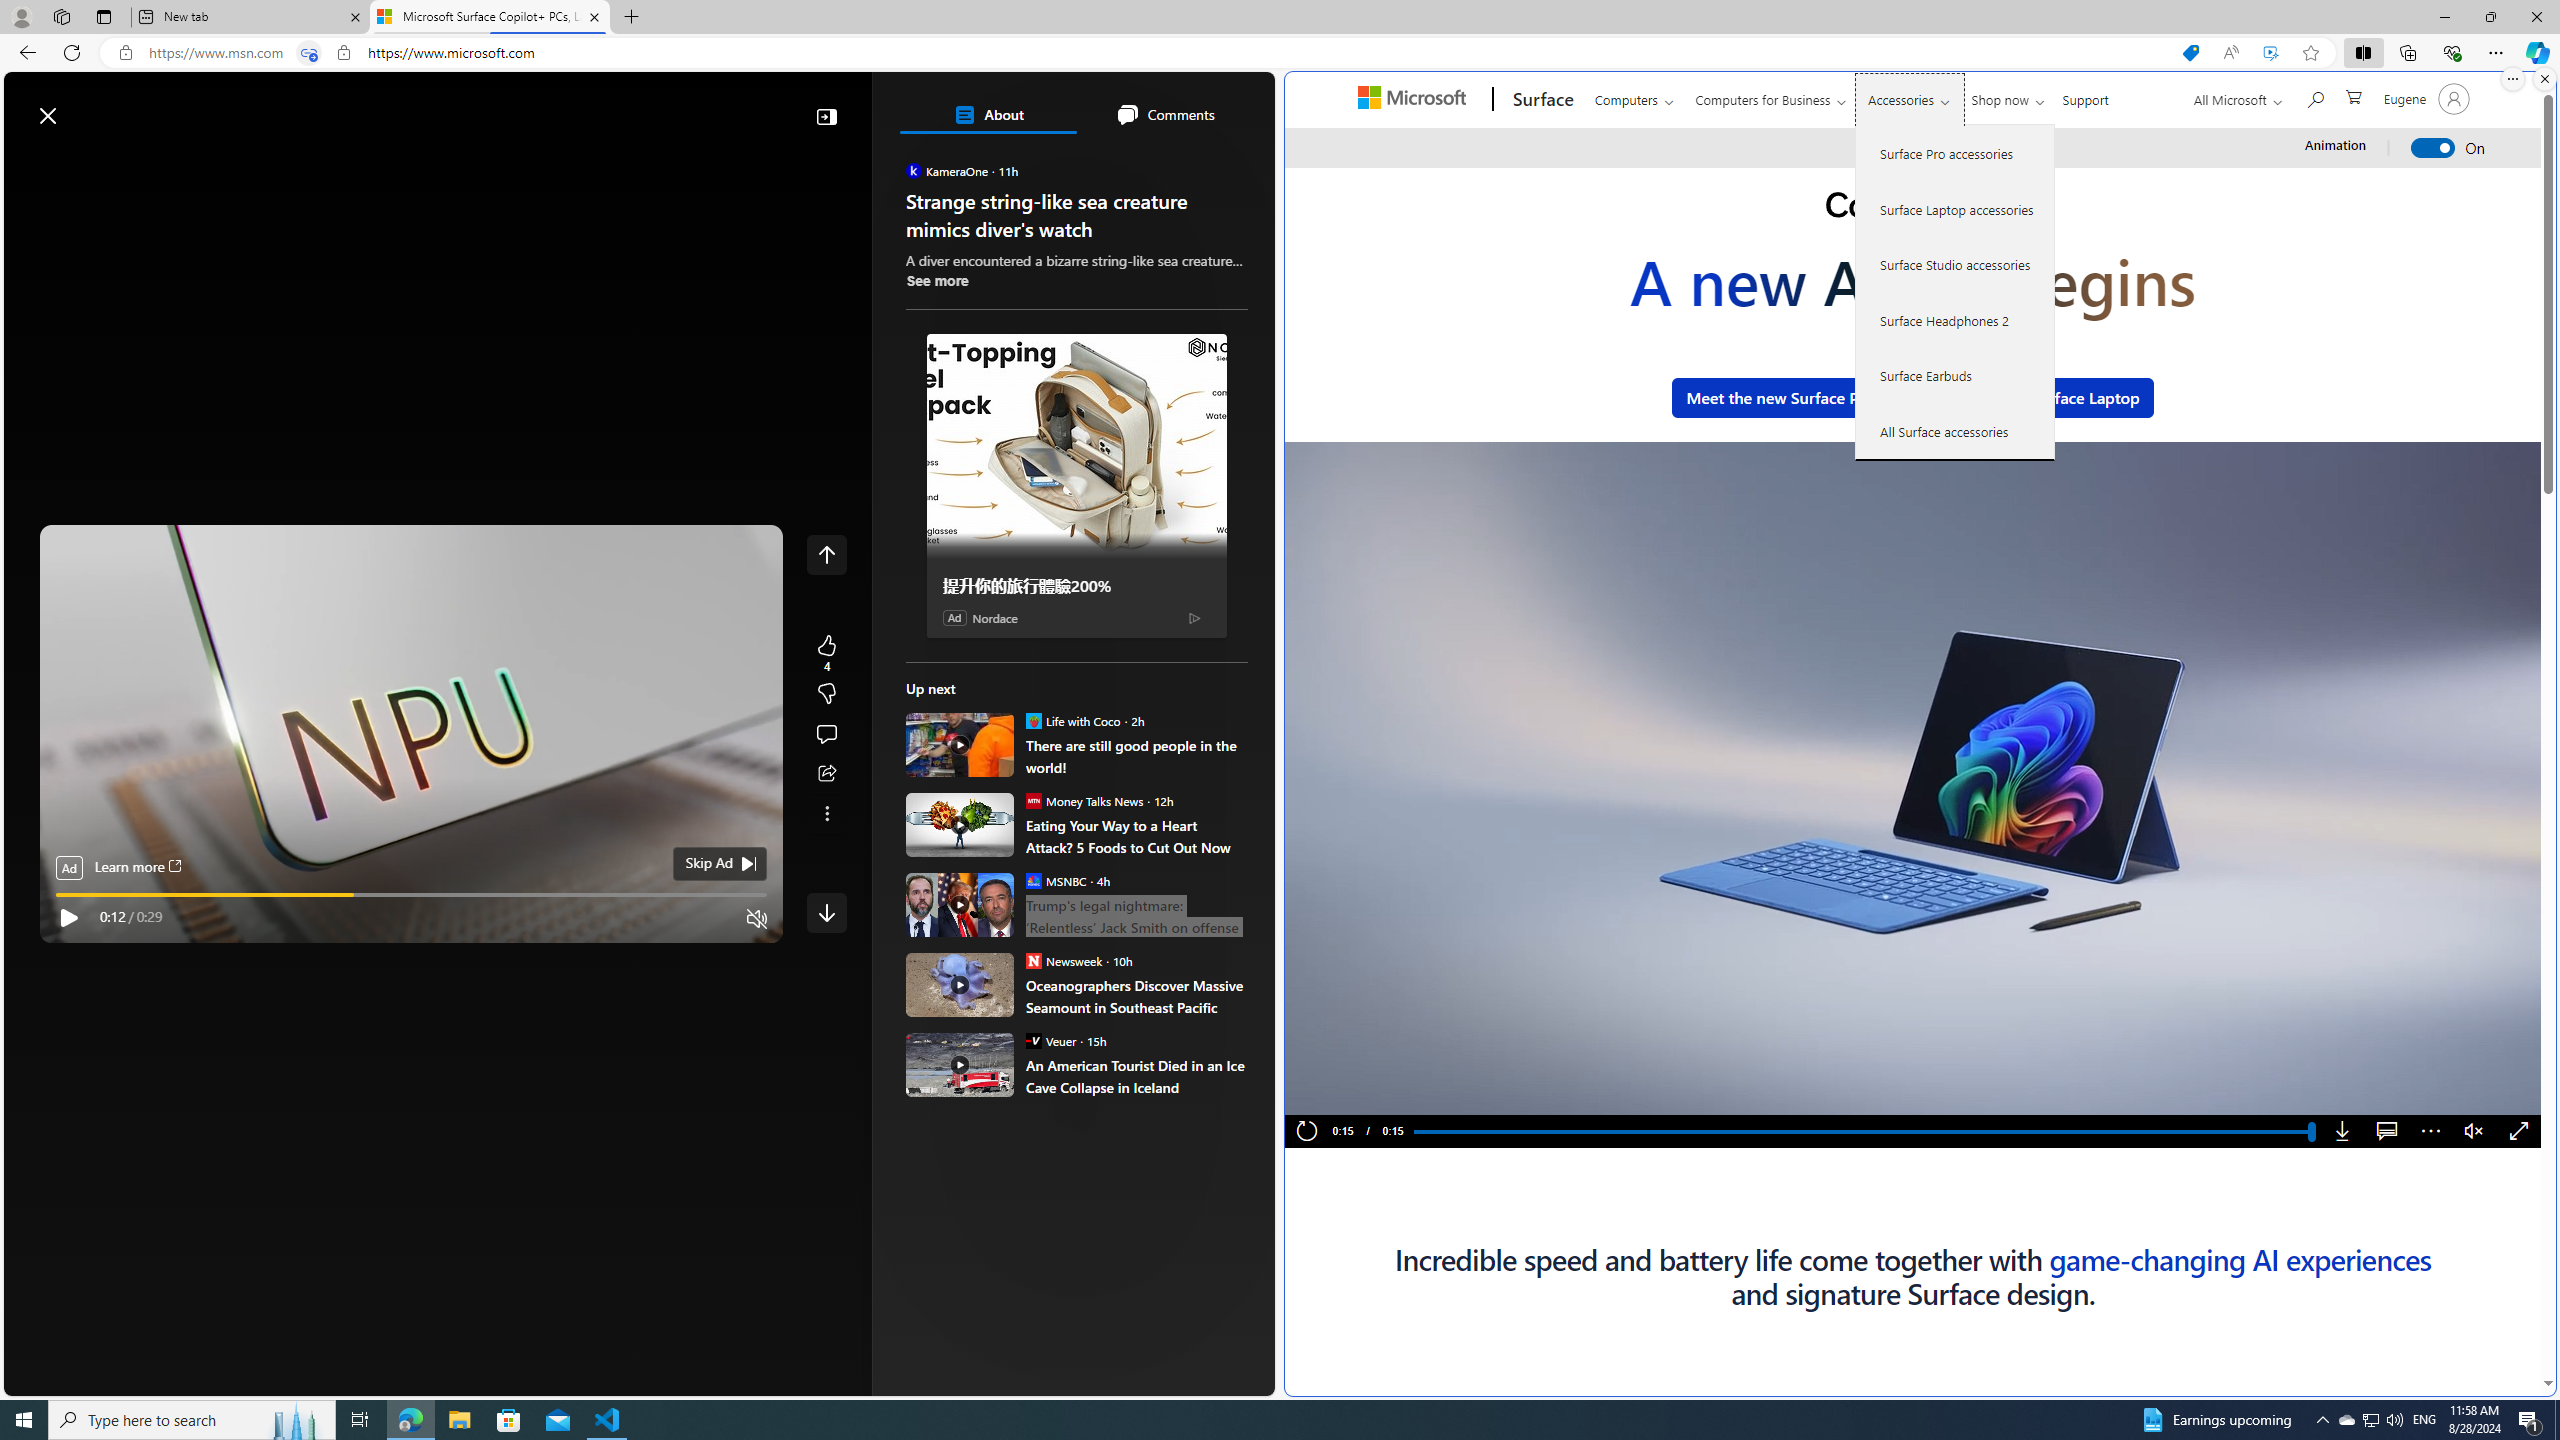 This screenshot has width=2560, height=1440. Describe the element at coordinates (1136, 1076) in the screenshot. I see `'An American Tourist Died in an Ice Cave Collapse in Iceland'` at that location.